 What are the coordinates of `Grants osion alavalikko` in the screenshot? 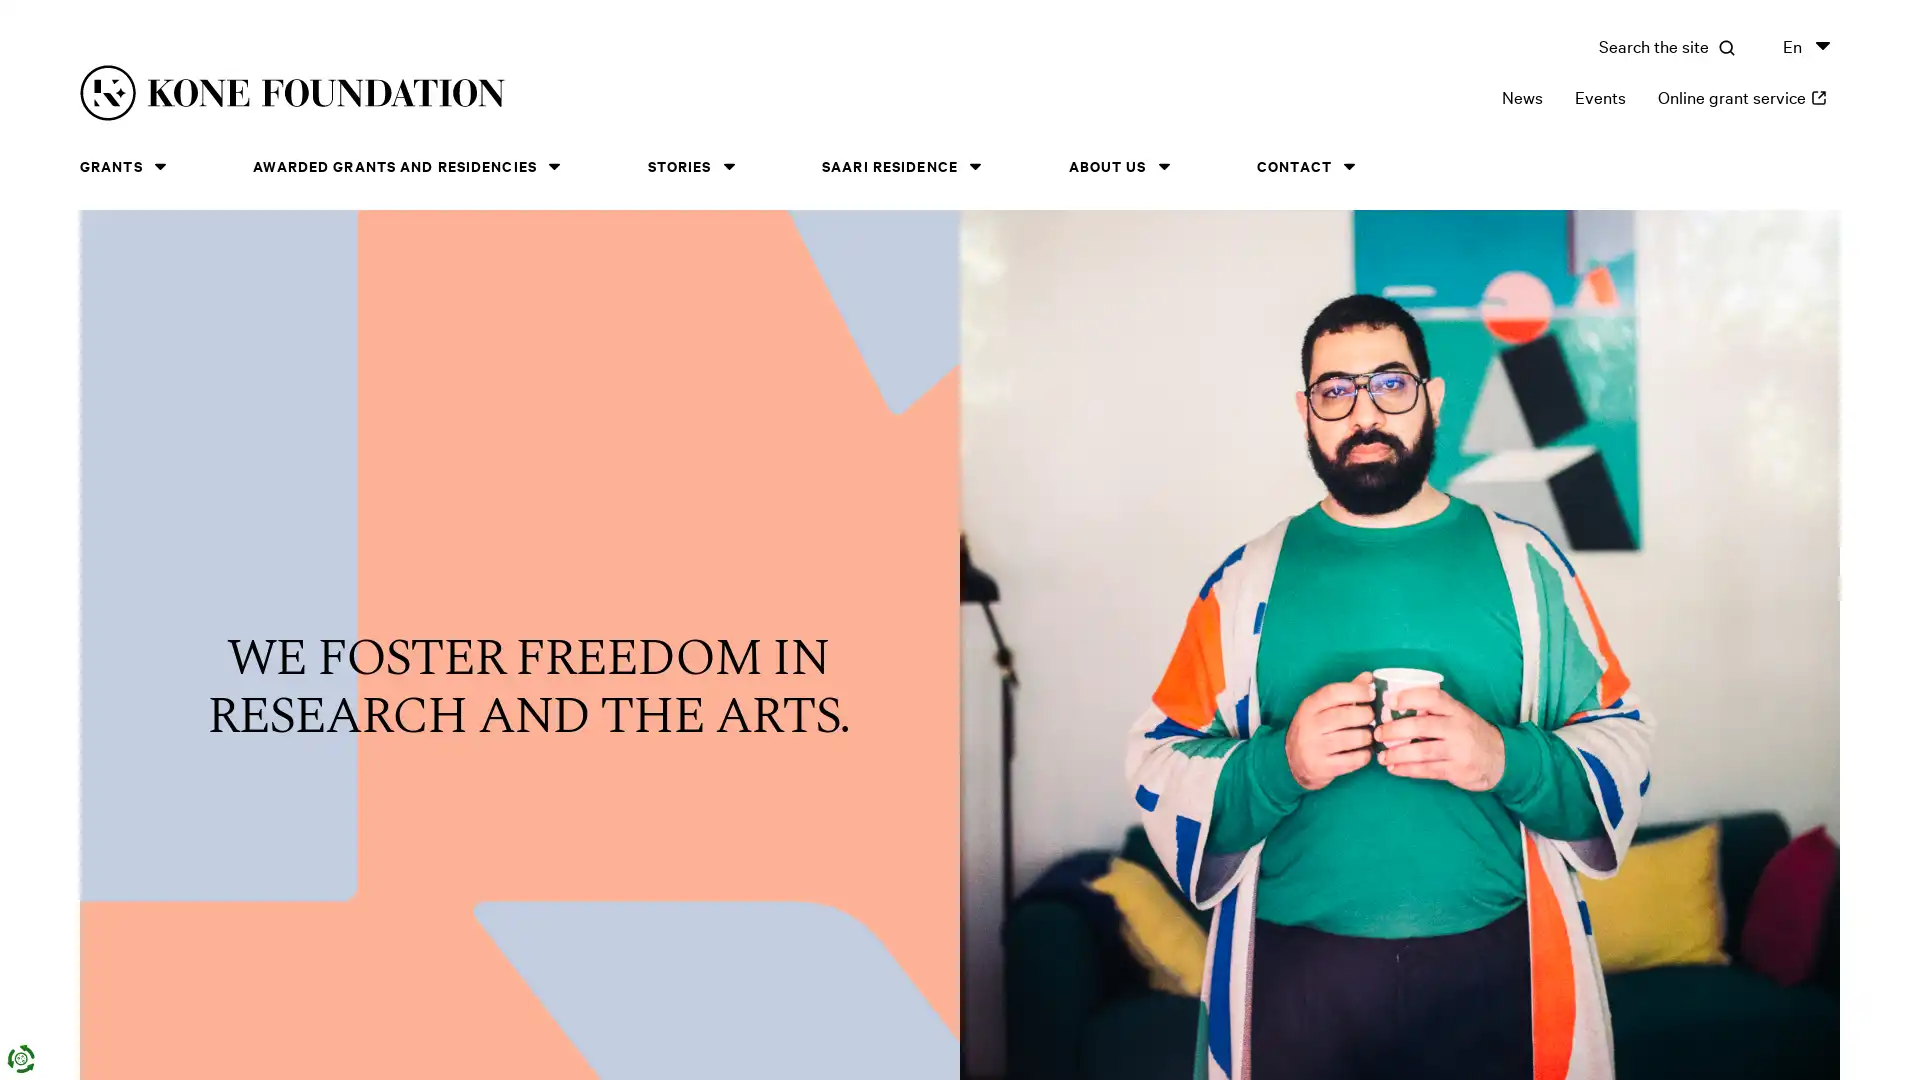 It's located at (158, 165).